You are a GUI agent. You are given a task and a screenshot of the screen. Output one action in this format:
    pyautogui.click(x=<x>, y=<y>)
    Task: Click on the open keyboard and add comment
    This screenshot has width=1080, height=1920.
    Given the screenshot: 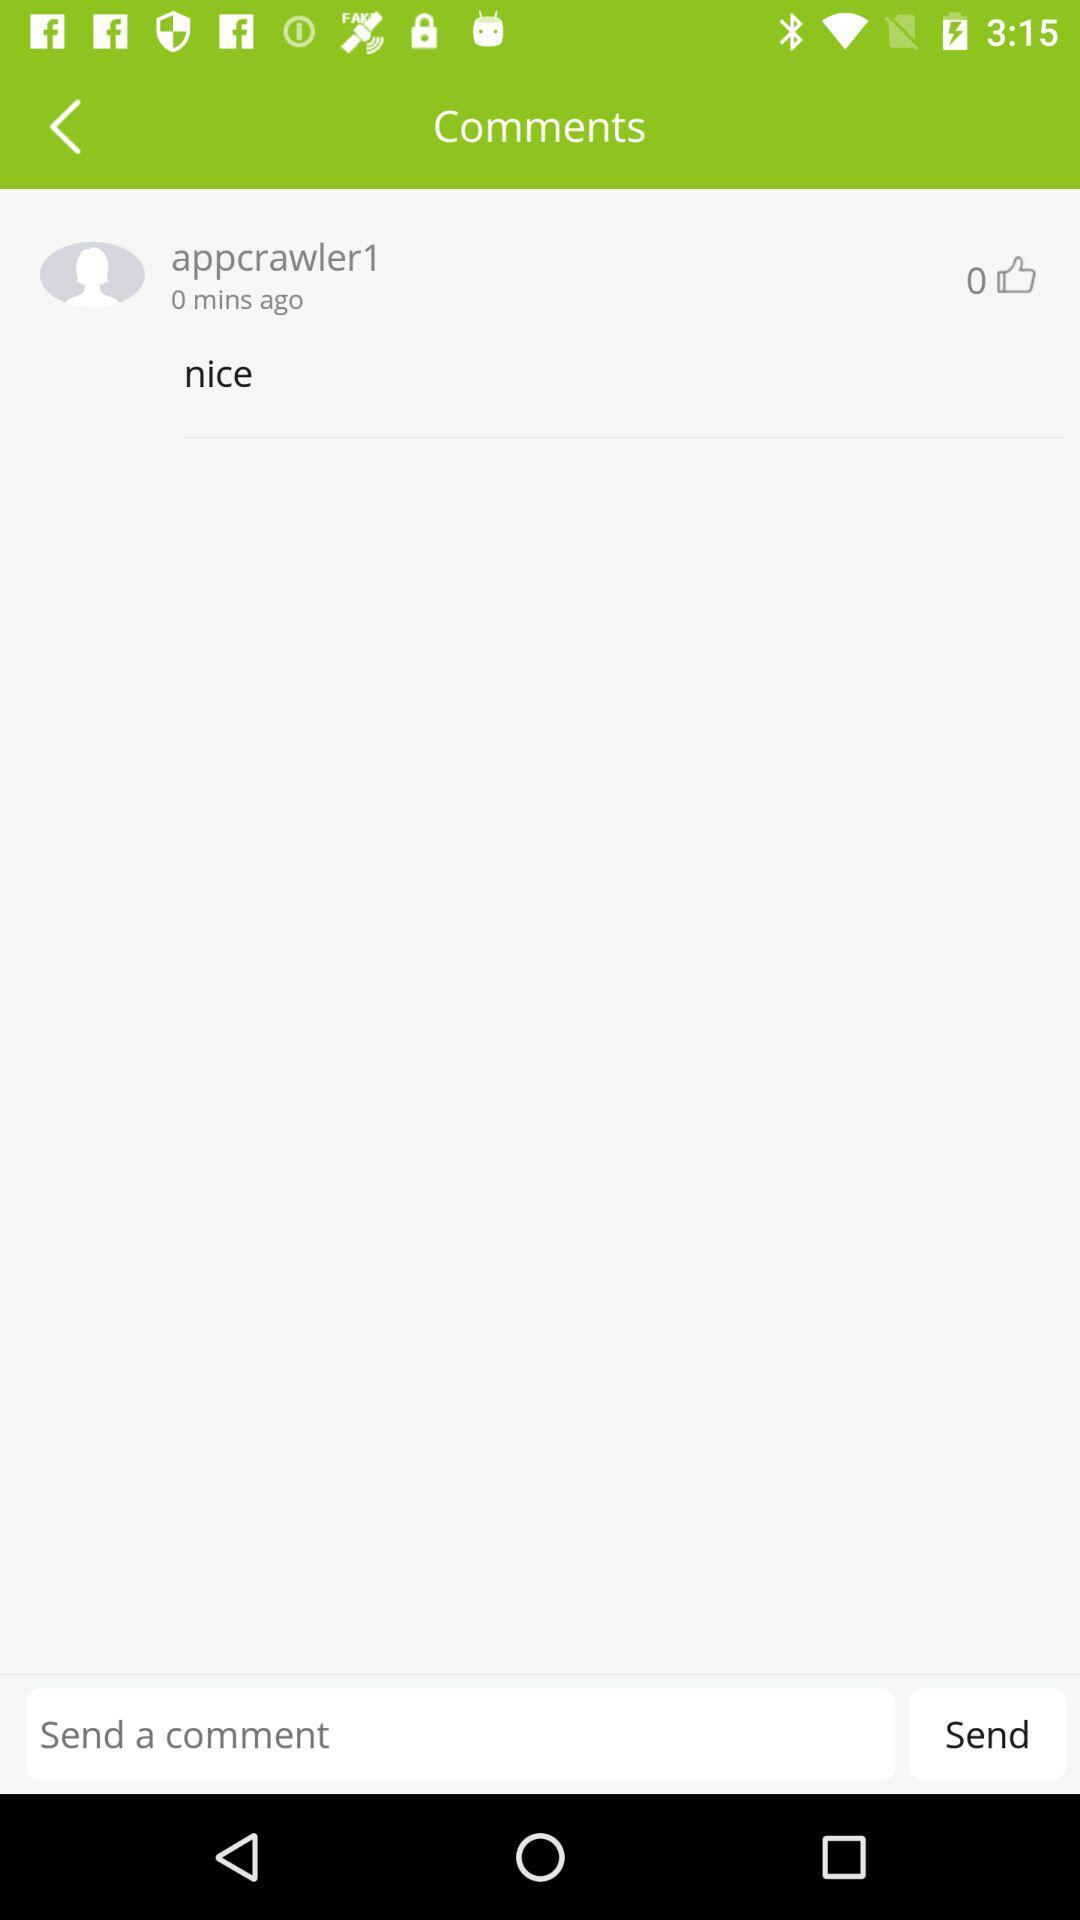 What is the action you would take?
    pyautogui.click(x=460, y=1733)
    